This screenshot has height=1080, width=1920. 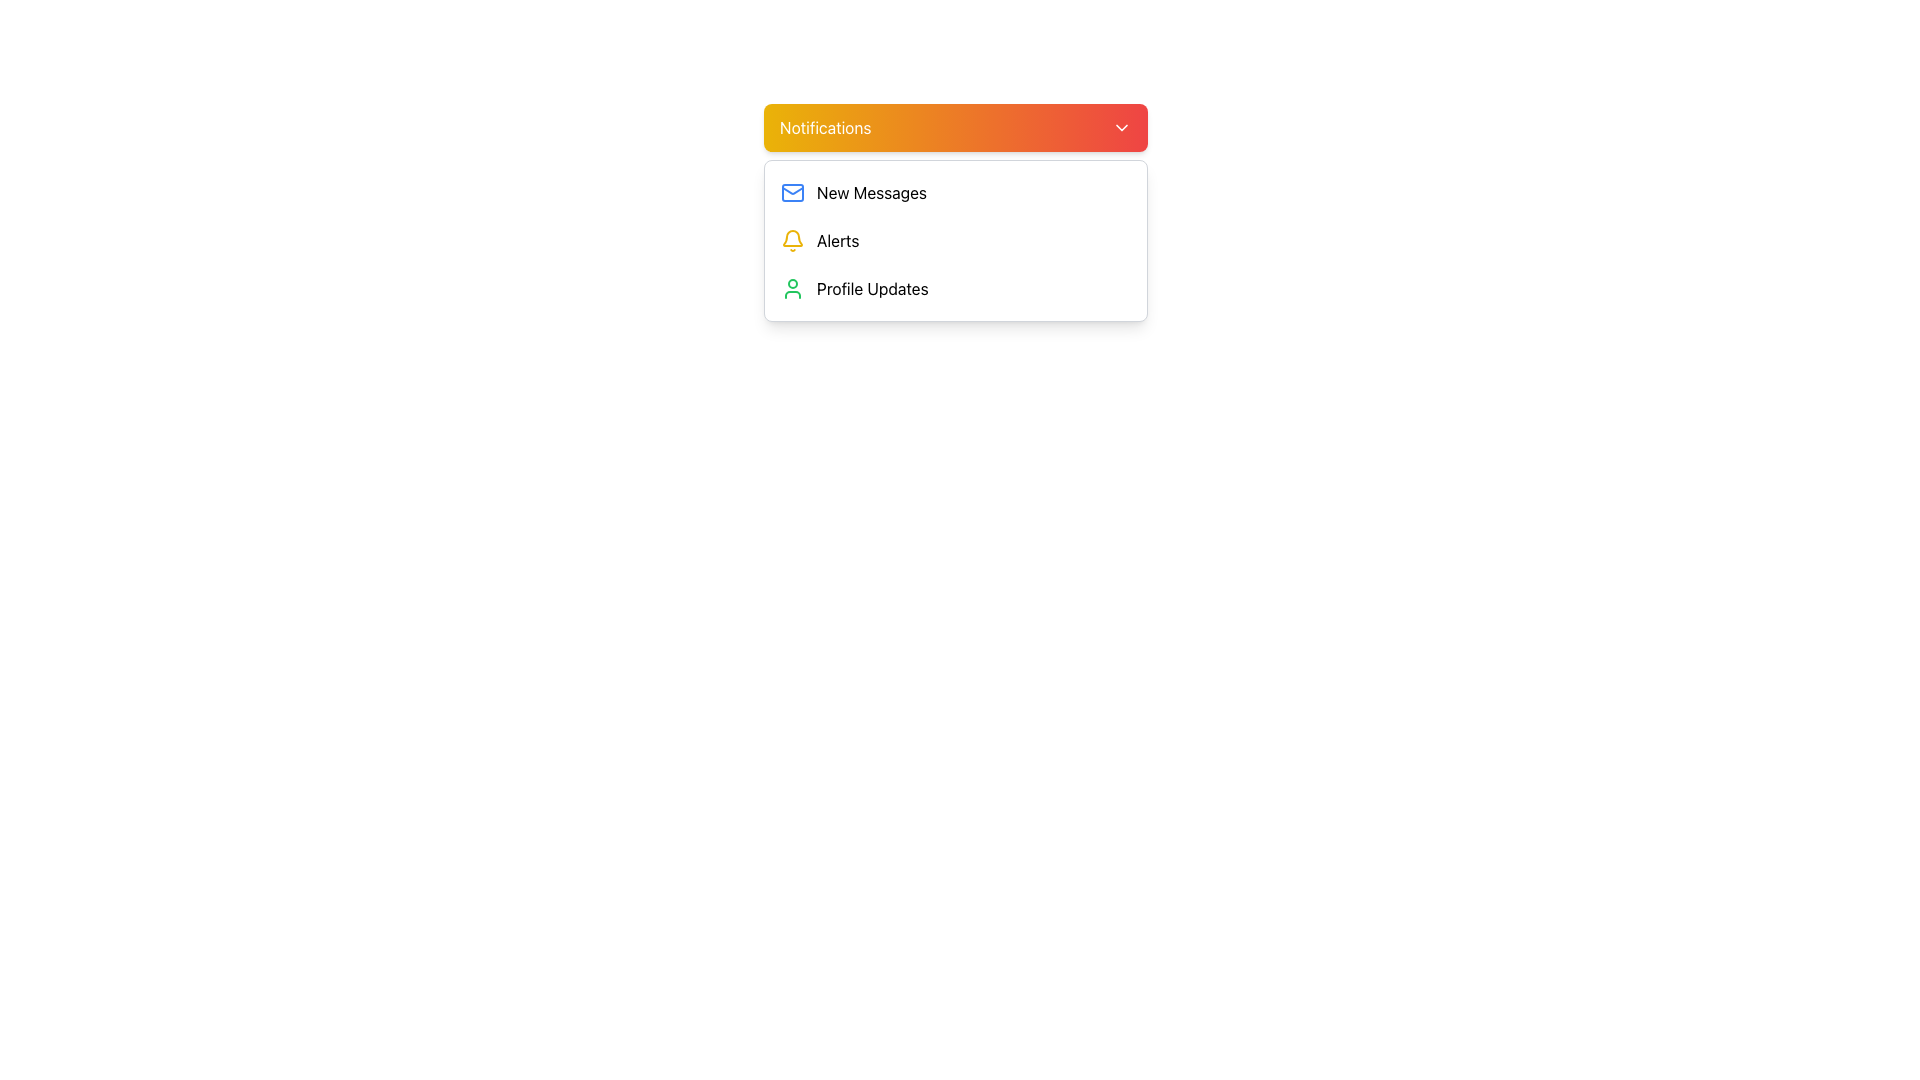 What do you see at coordinates (791, 239) in the screenshot?
I see `the yellow bell icon indicating notifications, located to the left of the 'Alerts' text in the dropdown menu under 'Notifications'` at bounding box center [791, 239].